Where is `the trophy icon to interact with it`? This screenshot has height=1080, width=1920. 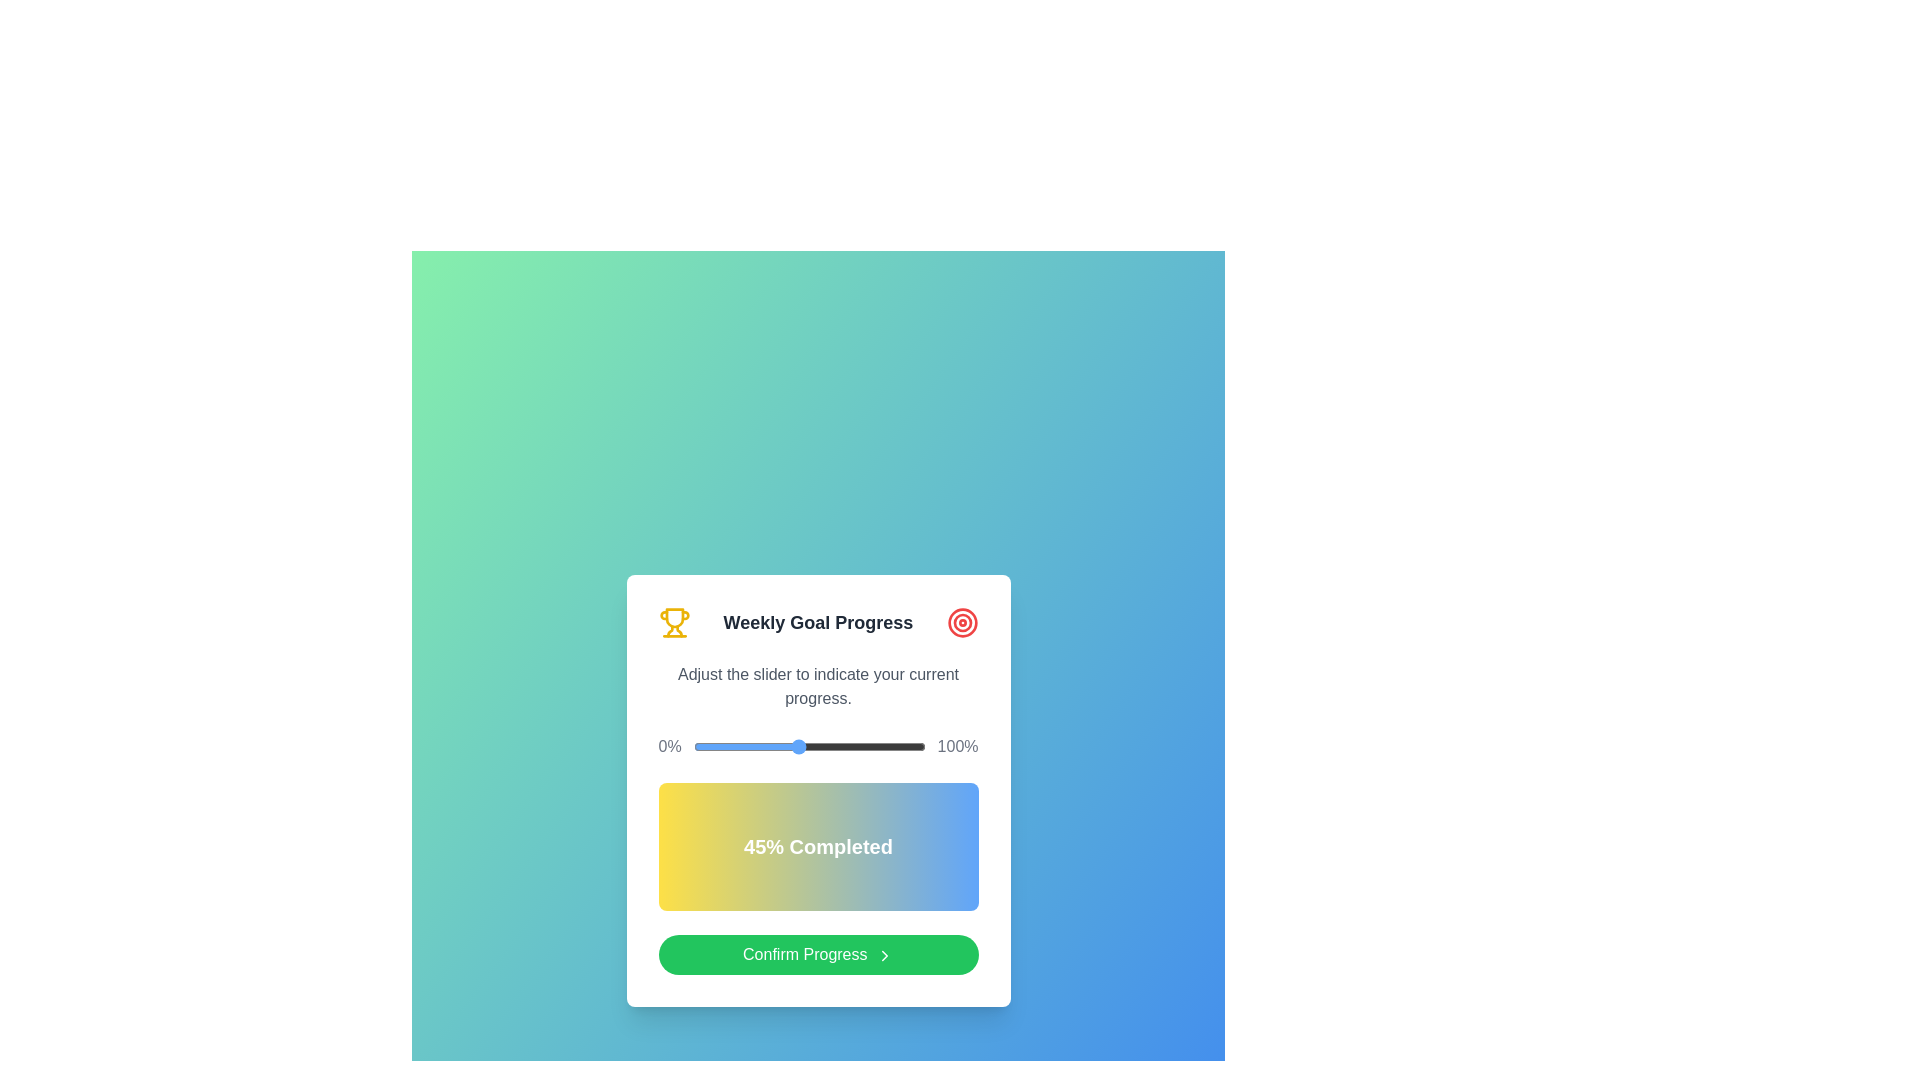 the trophy icon to interact with it is located at coordinates (674, 622).